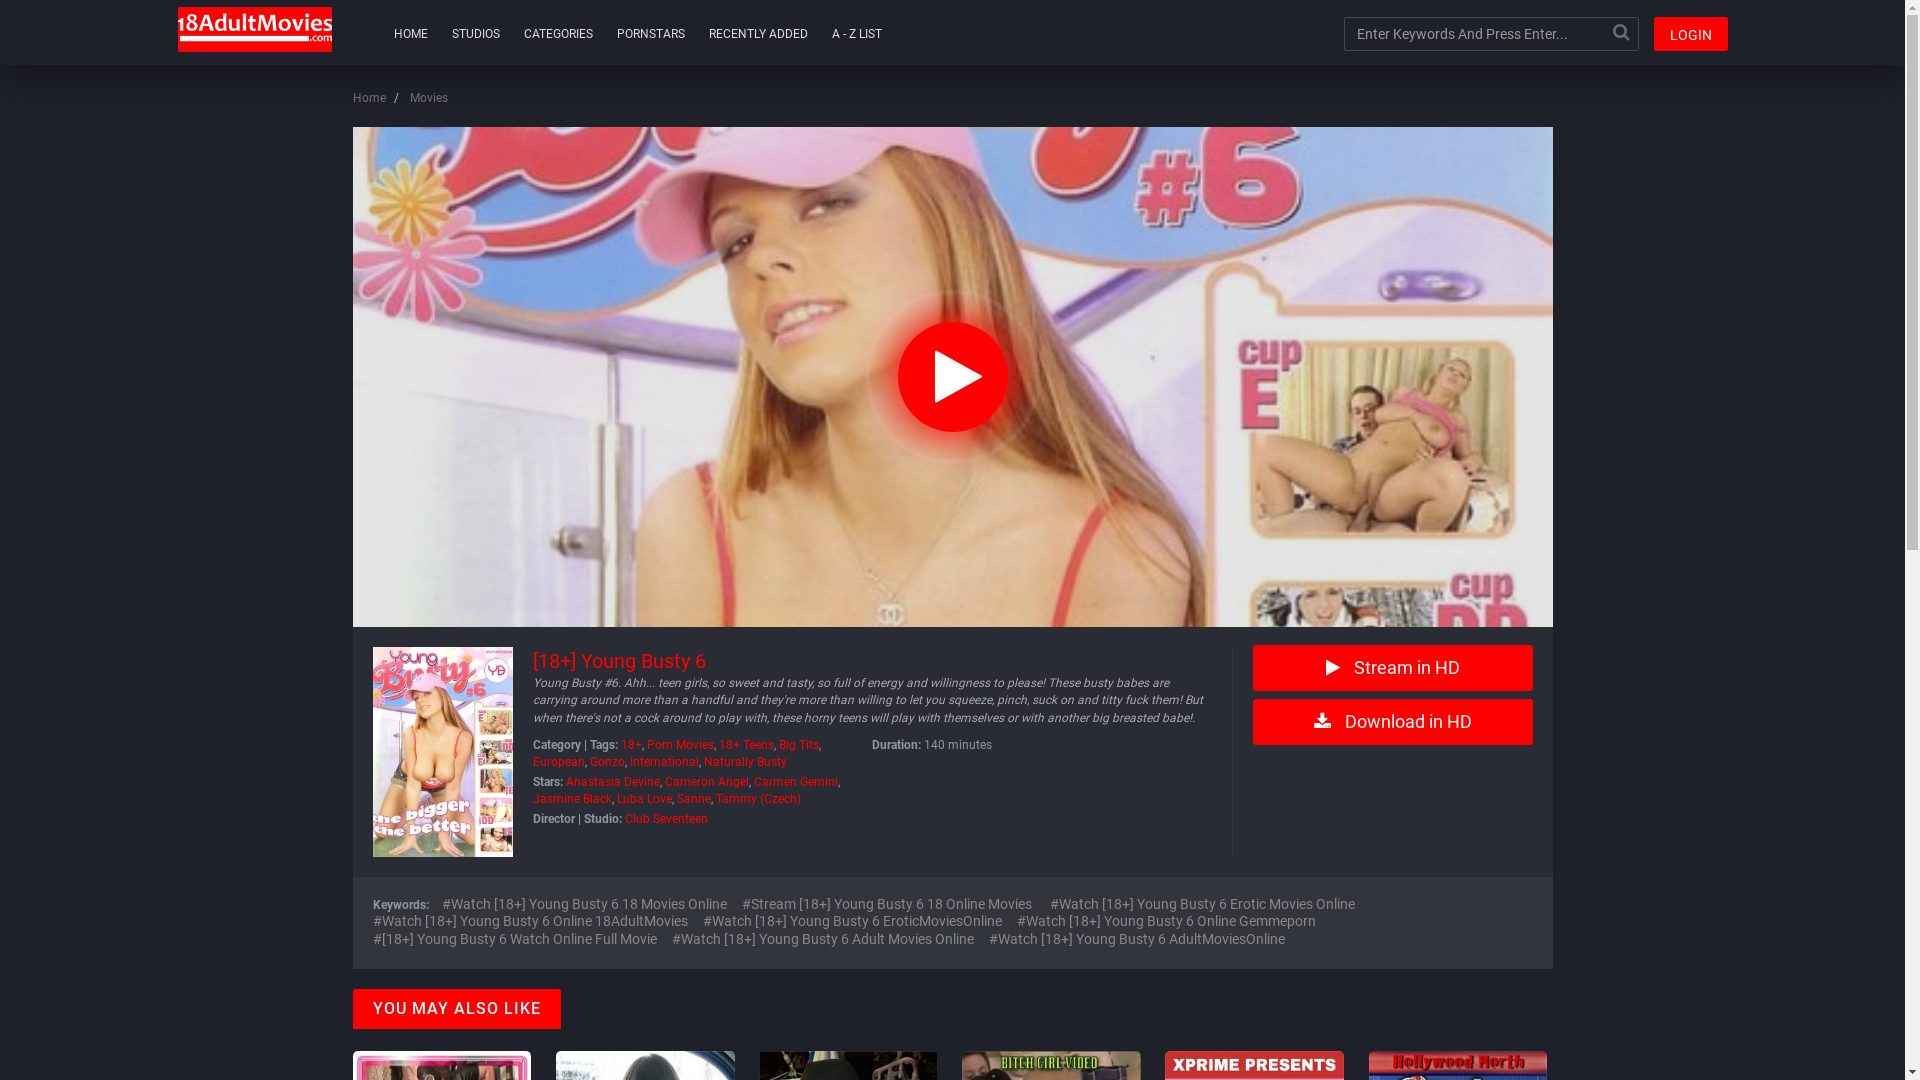  I want to click on 'Tammy (Czech)', so click(715, 797).